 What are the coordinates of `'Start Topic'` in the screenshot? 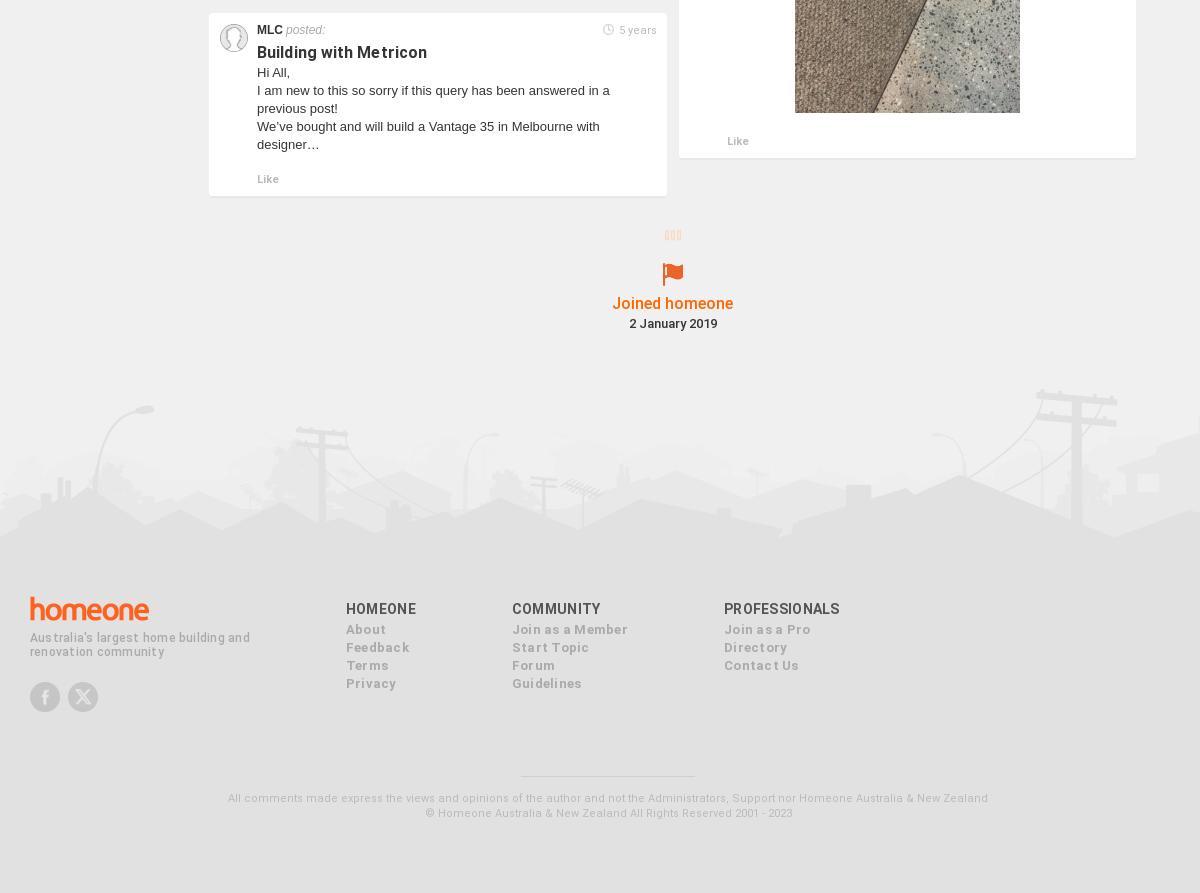 It's located at (509, 615).